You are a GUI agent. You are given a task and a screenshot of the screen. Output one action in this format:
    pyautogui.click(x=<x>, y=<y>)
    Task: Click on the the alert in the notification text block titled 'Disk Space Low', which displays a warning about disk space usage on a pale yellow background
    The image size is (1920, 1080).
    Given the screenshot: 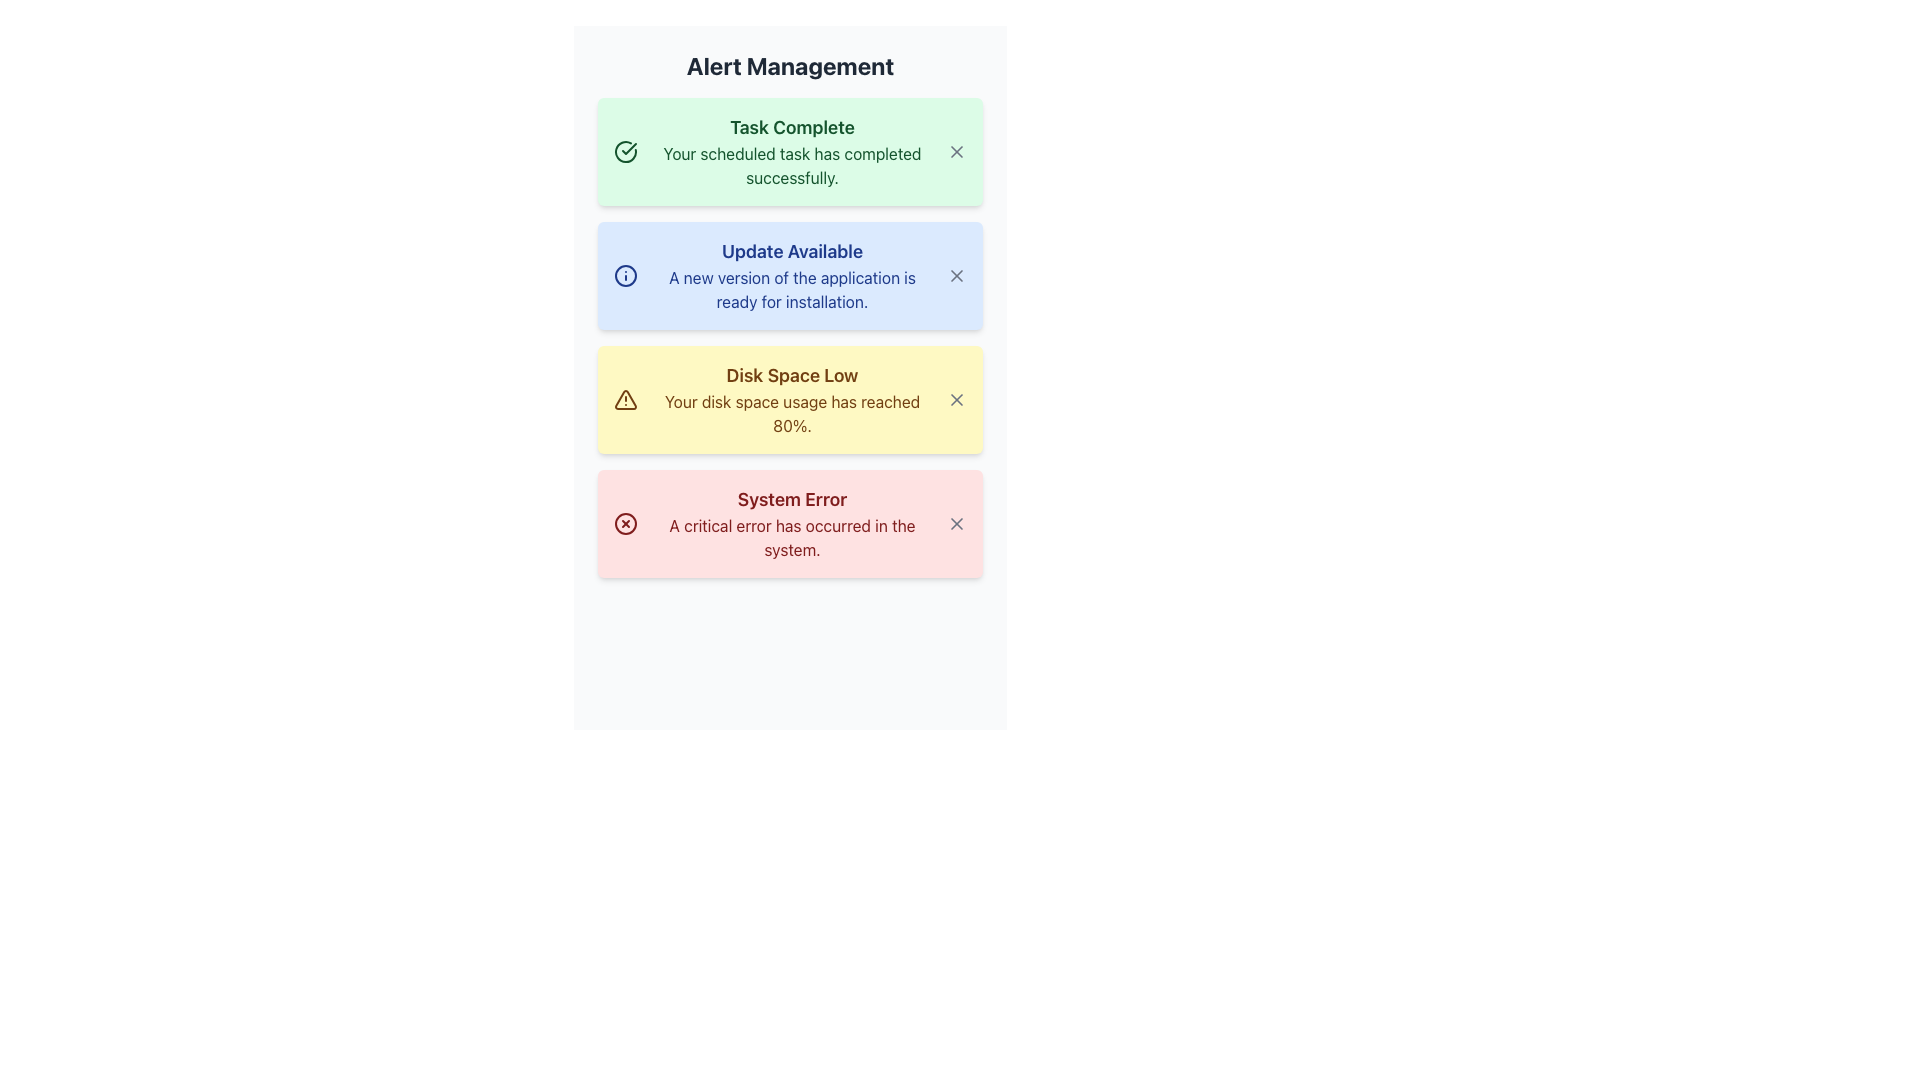 What is the action you would take?
    pyautogui.click(x=791, y=400)
    